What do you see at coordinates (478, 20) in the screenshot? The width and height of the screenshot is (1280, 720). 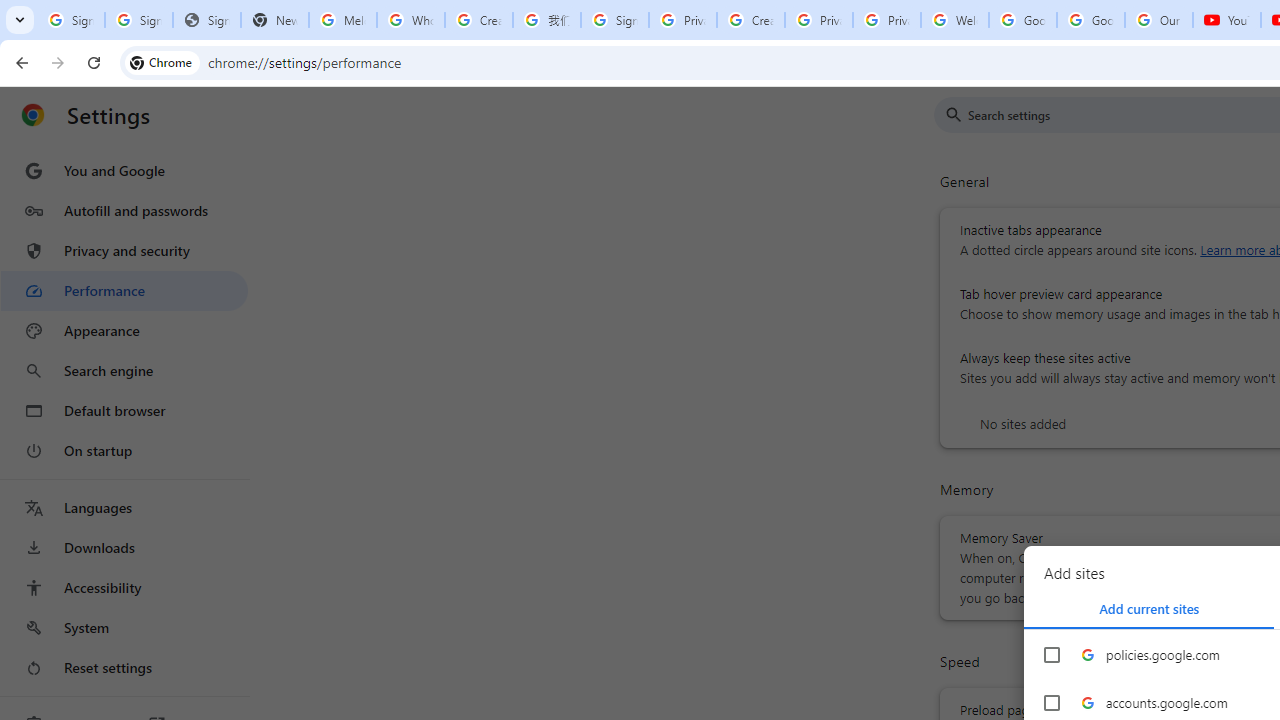 I see `'Create your Google Account'` at bounding box center [478, 20].